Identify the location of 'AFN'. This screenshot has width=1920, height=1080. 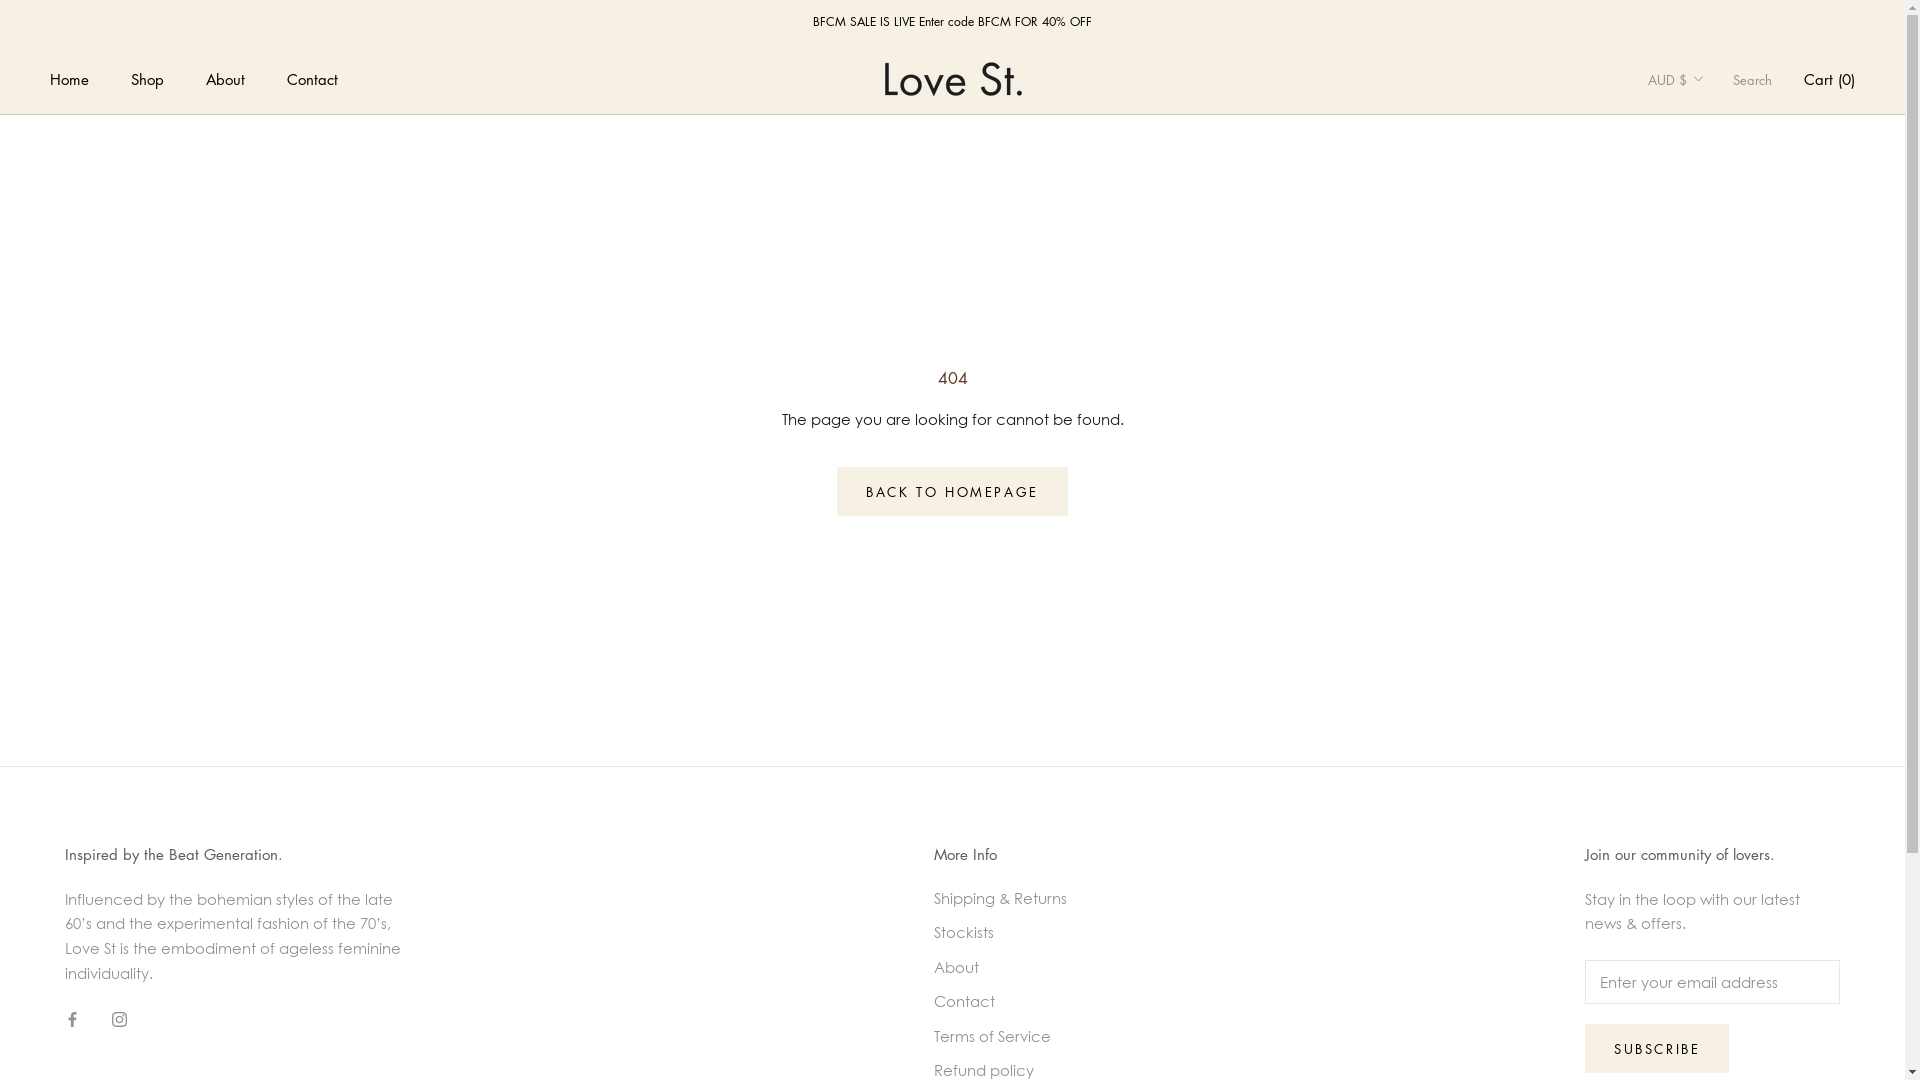
(1707, 155).